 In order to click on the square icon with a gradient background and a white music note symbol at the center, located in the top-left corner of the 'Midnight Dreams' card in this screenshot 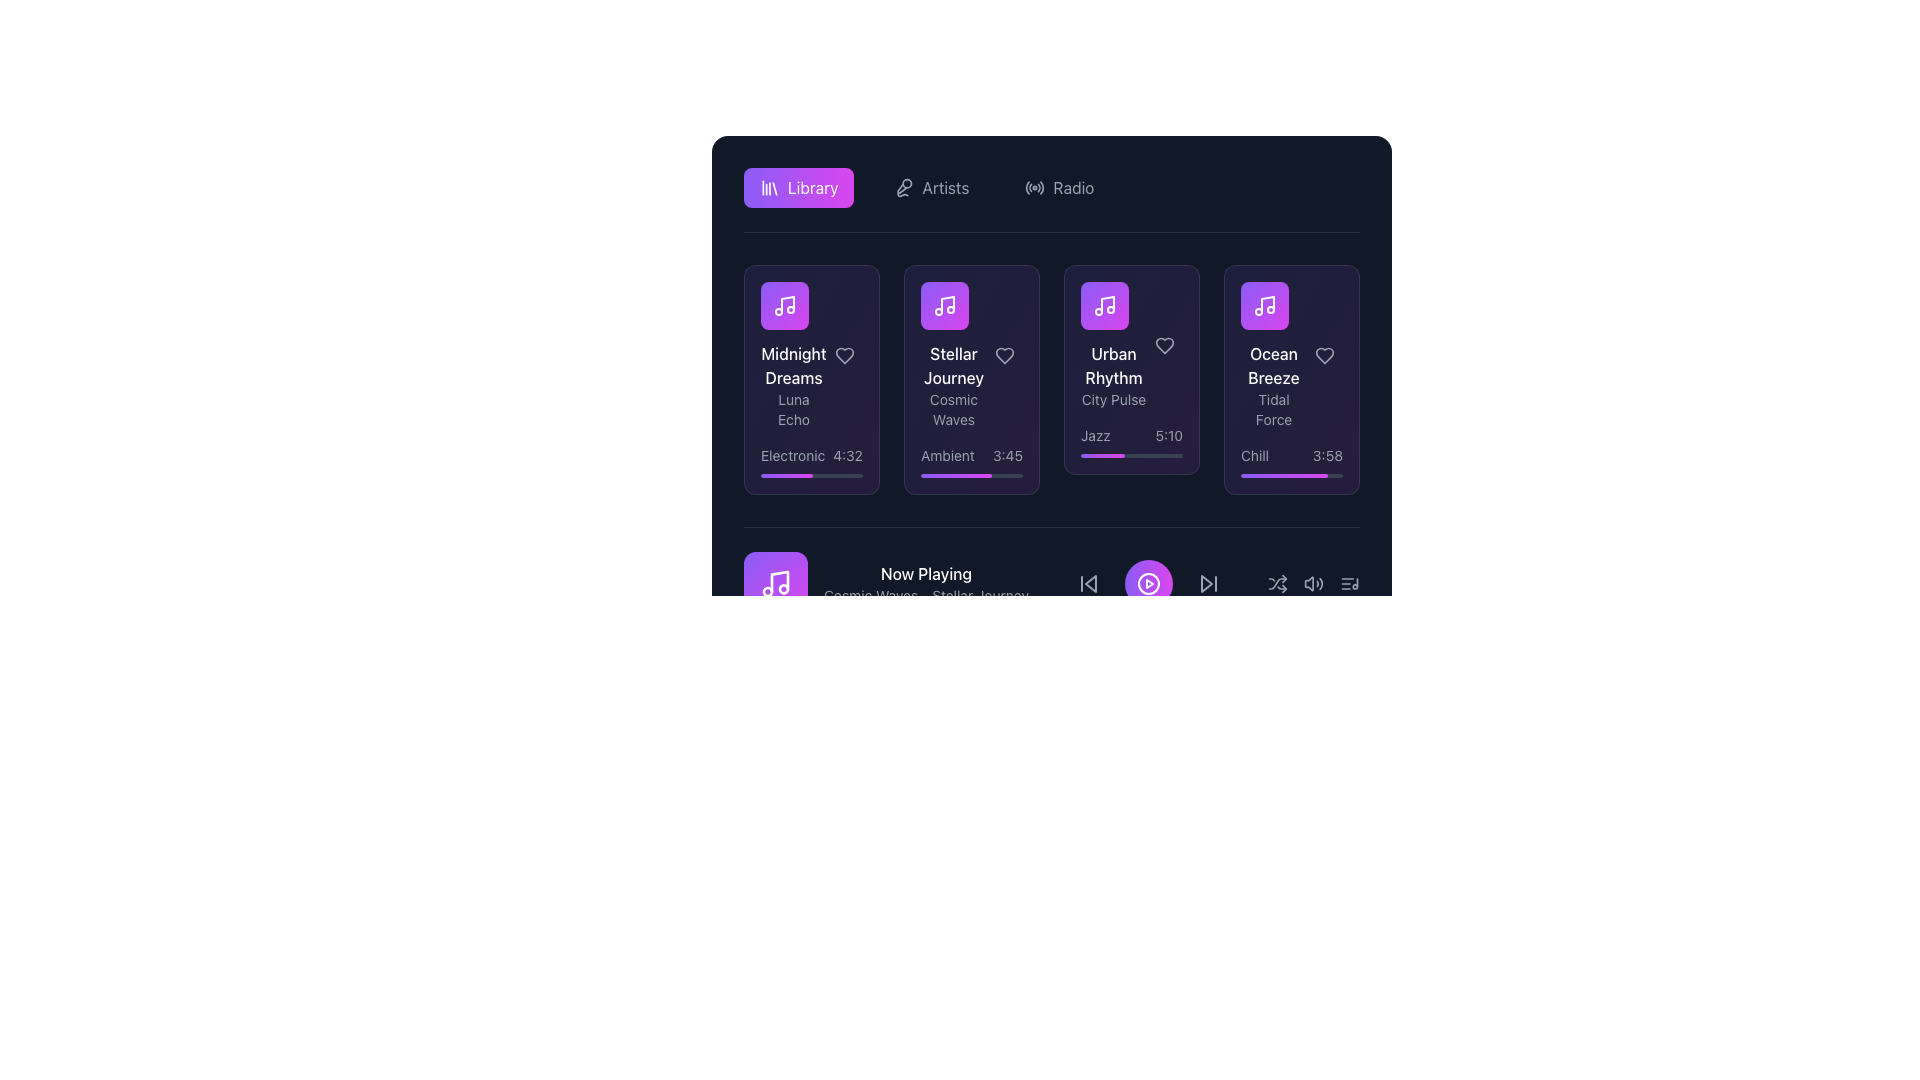, I will do `click(784, 305)`.